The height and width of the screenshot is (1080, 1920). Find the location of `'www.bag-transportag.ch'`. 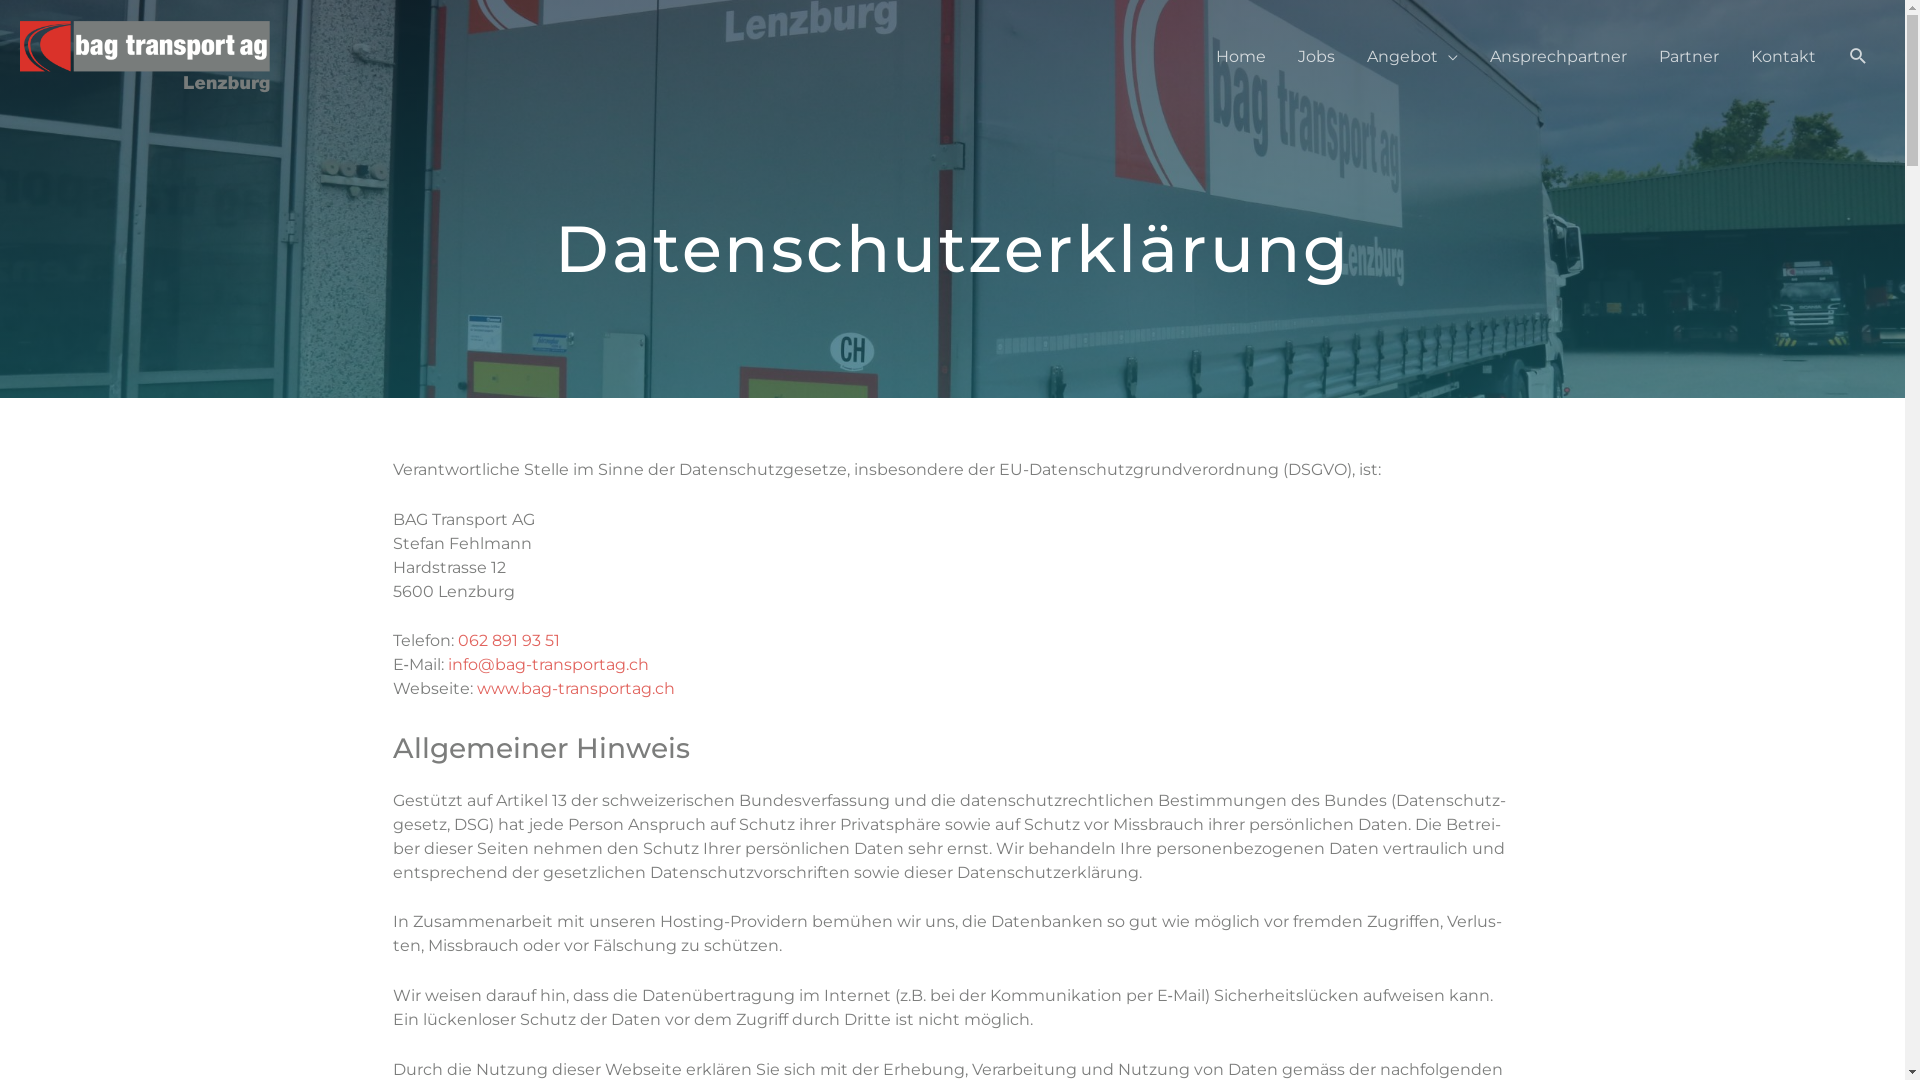

'www.bag-transportag.ch' is located at coordinates (574, 687).